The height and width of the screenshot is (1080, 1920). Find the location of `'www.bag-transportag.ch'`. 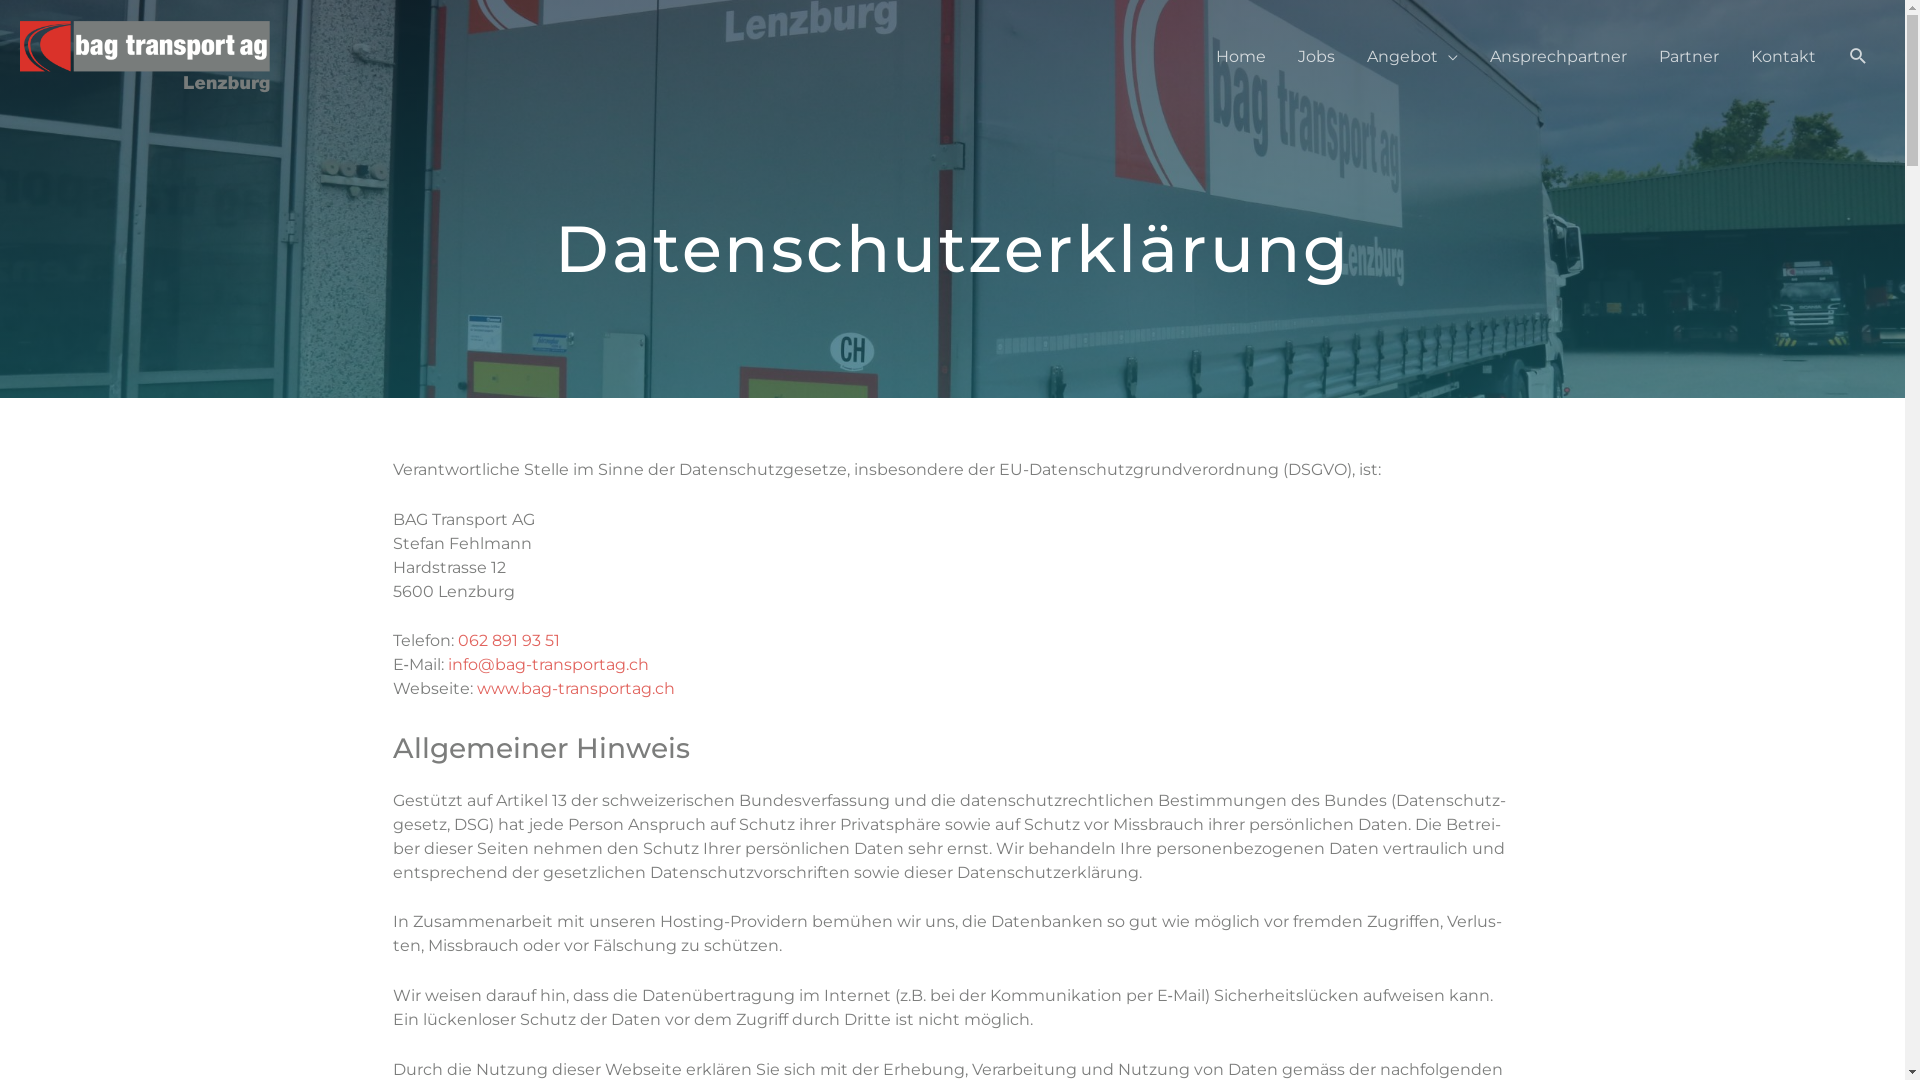

'www.bag-transportag.ch' is located at coordinates (574, 687).